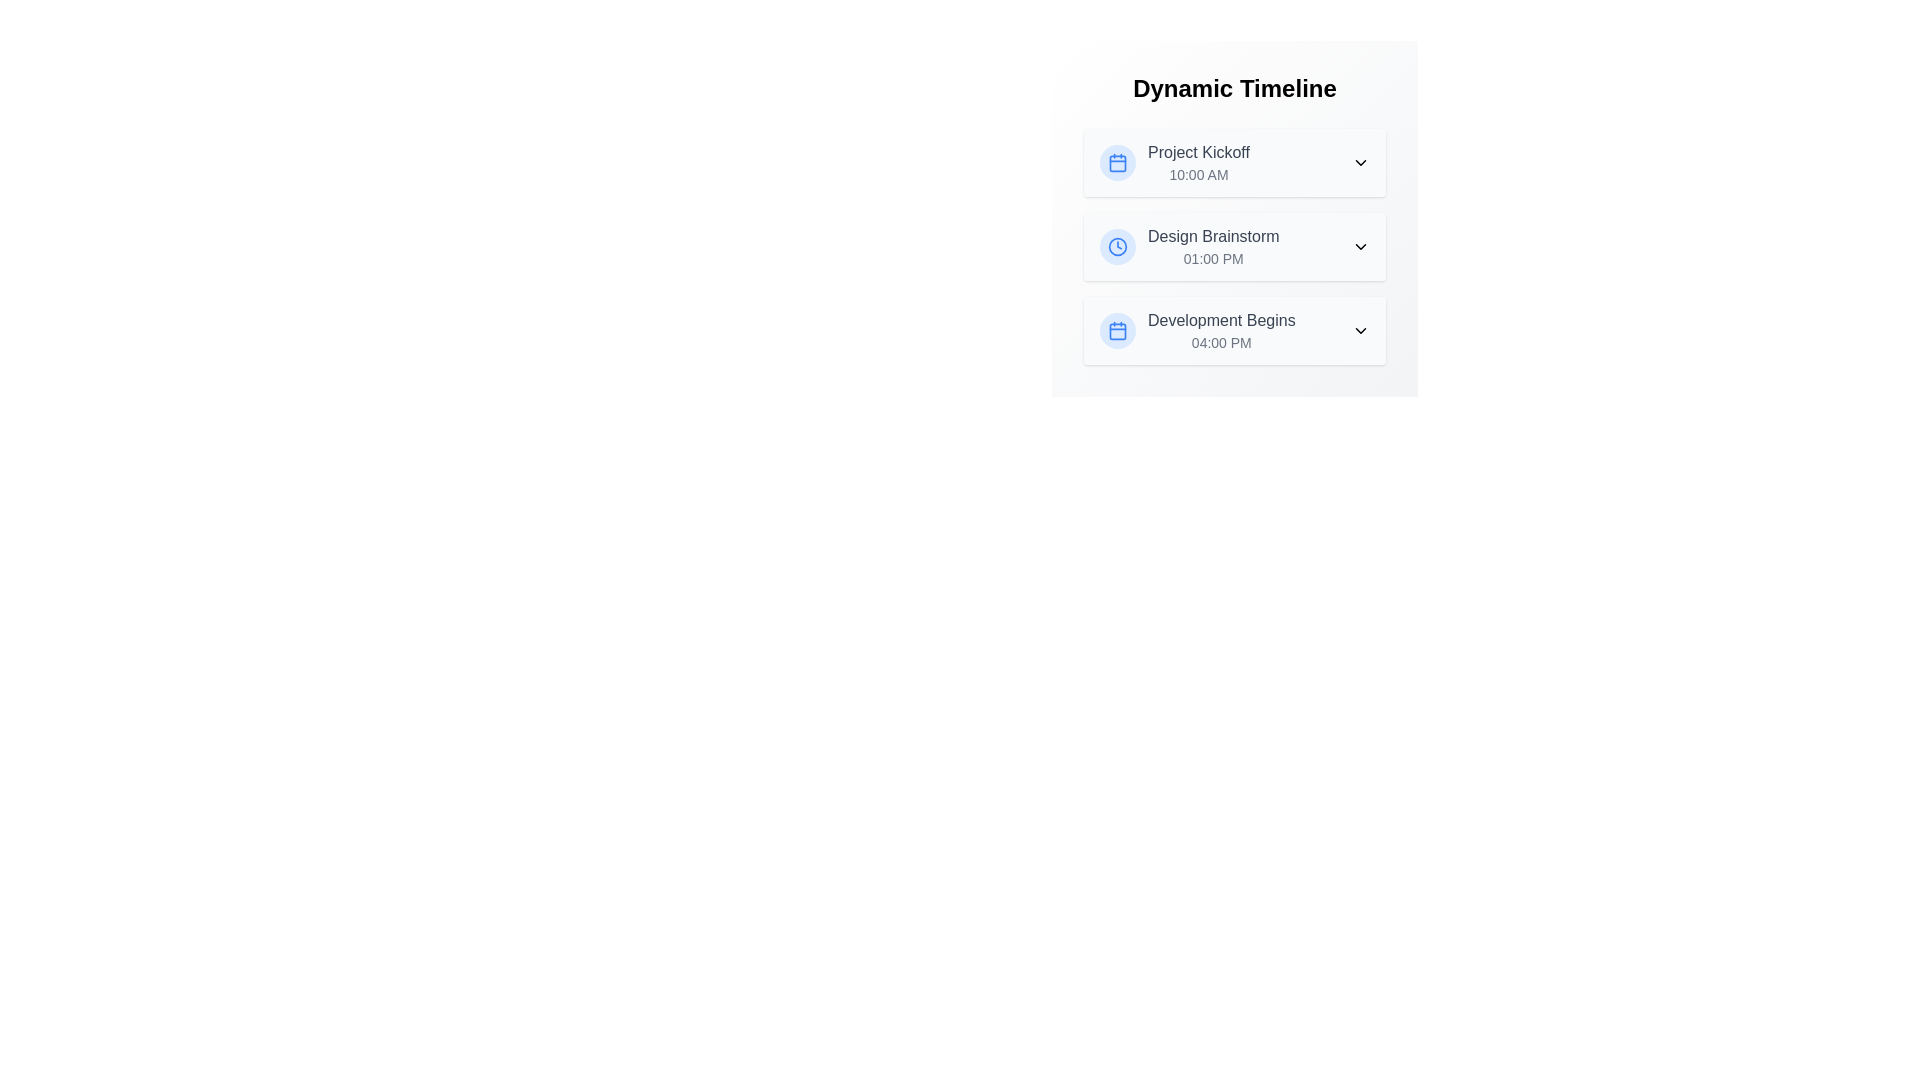 The width and height of the screenshot is (1920, 1080). Describe the element at coordinates (1220, 342) in the screenshot. I see `the text label indicating the time associated with the 'Development Begins' event in the timeline, located directly below the bold title 'Development Begins.'` at that location.